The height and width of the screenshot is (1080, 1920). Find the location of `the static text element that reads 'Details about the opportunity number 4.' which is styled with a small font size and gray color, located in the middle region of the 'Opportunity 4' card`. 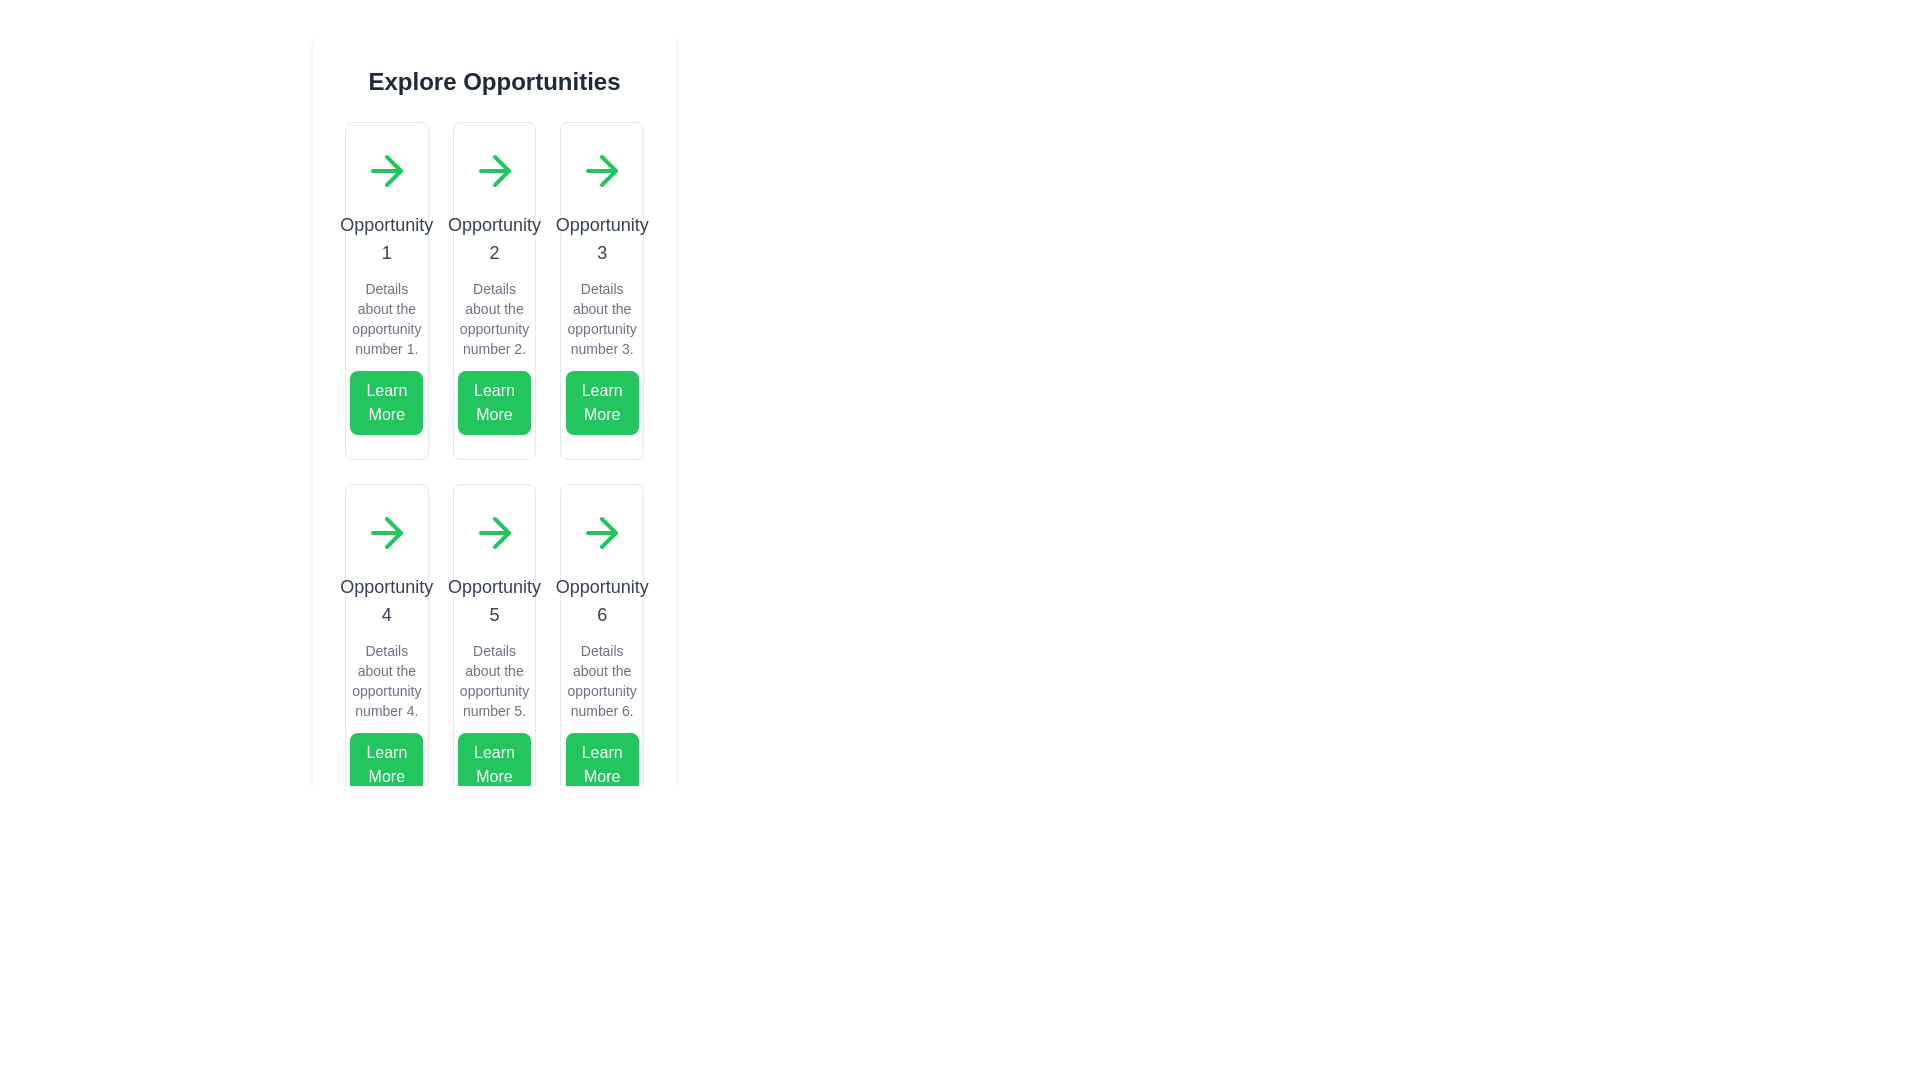

the static text element that reads 'Details about the opportunity number 4.' which is styled with a small font size and gray color, located in the middle region of the 'Opportunity 4' card is located at coordinates (386, 680).